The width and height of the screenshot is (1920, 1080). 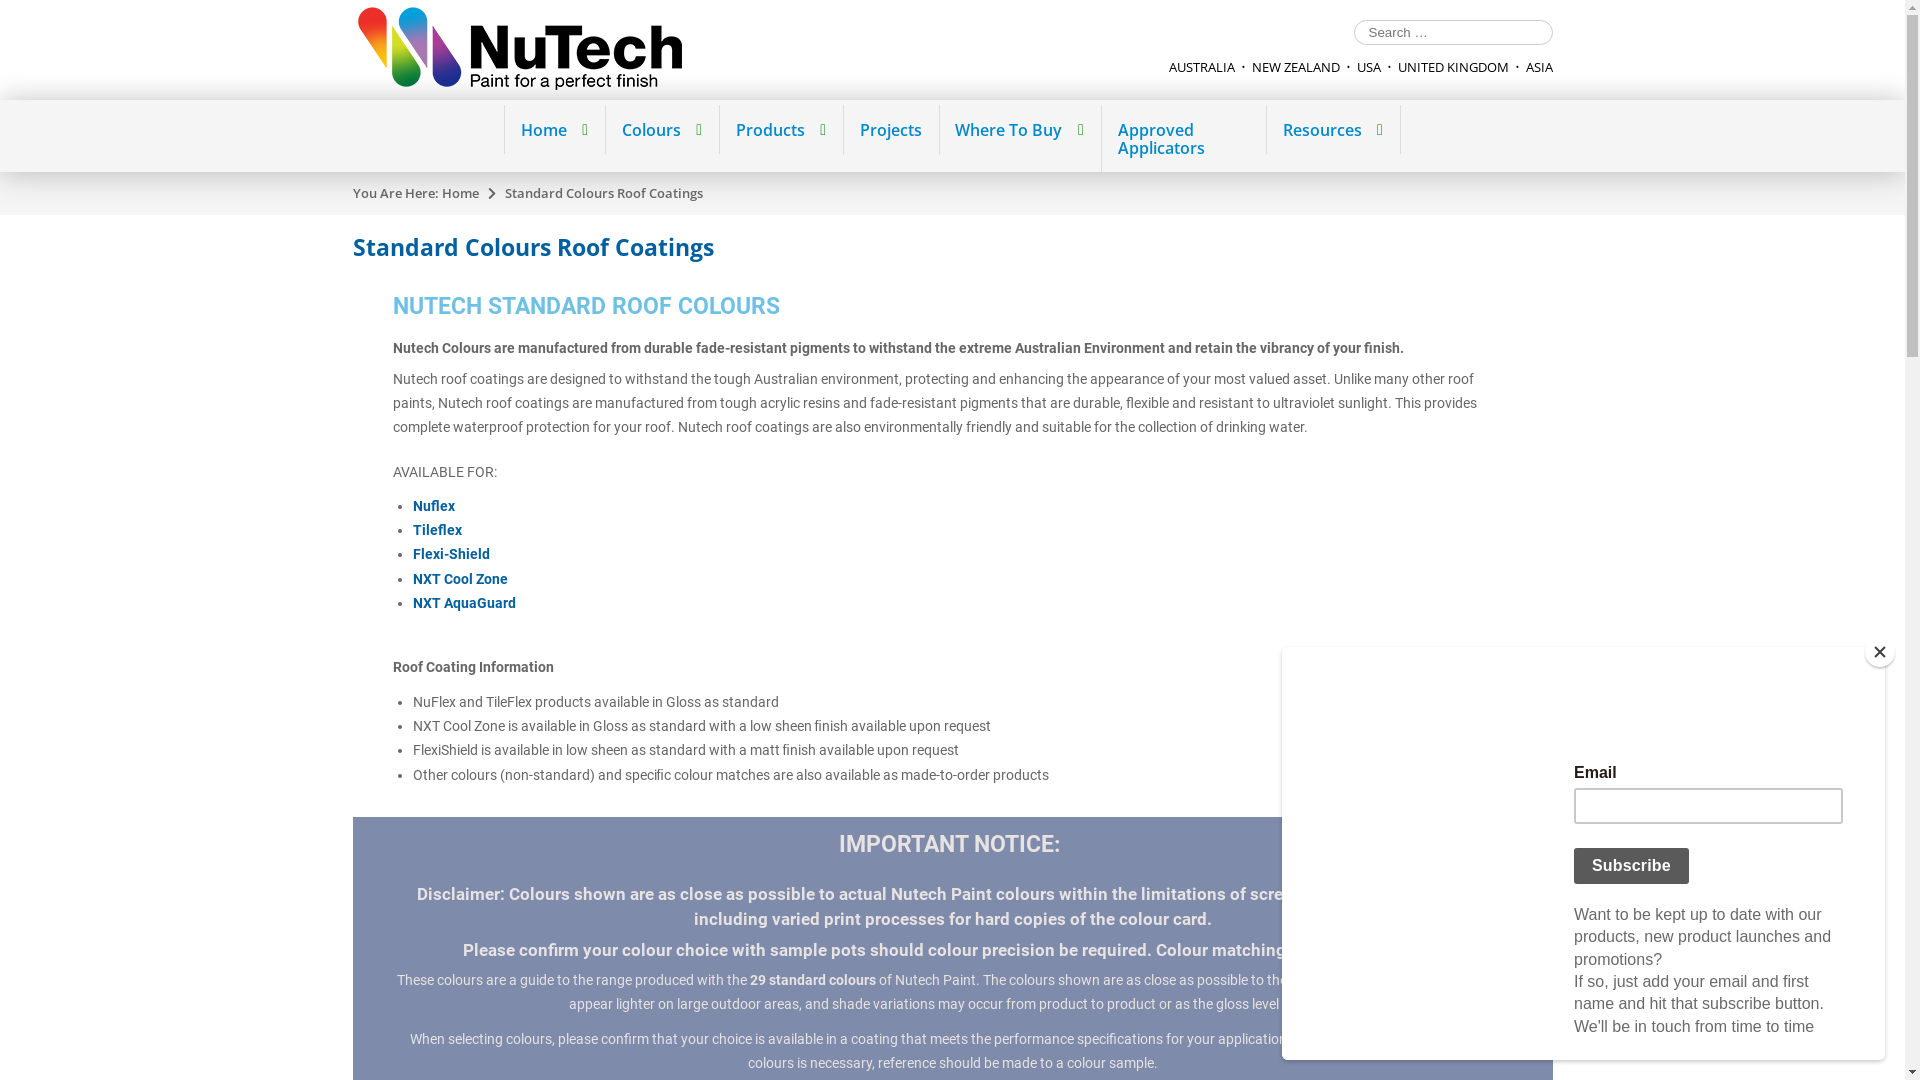 What do you see at coordinates (411, 504) in the screenshot?
I see `'Nuflex'` at bounding box center [411, 504].